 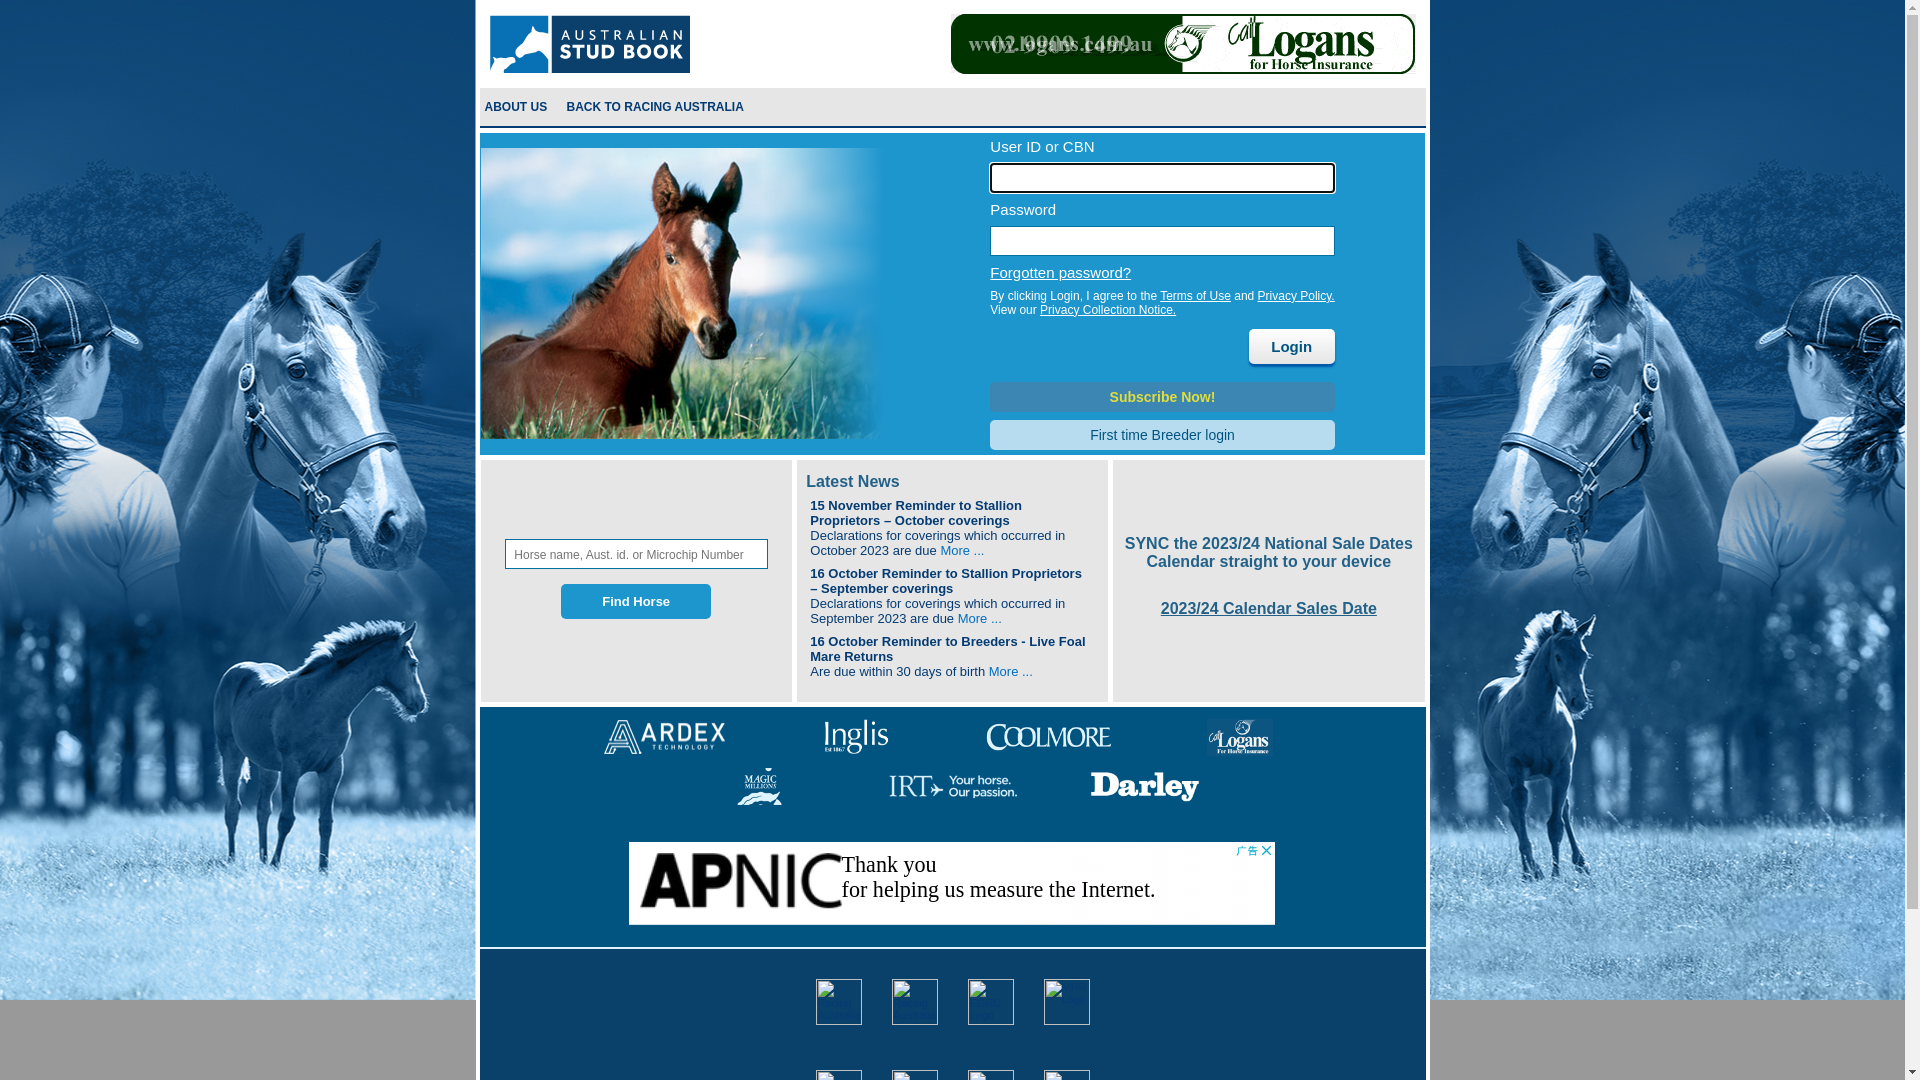 What do you see at coordinates (1040, 309) in the screenshot?
I see `'Privacy Collection Notice.'` at bounding box center [1040, 309].